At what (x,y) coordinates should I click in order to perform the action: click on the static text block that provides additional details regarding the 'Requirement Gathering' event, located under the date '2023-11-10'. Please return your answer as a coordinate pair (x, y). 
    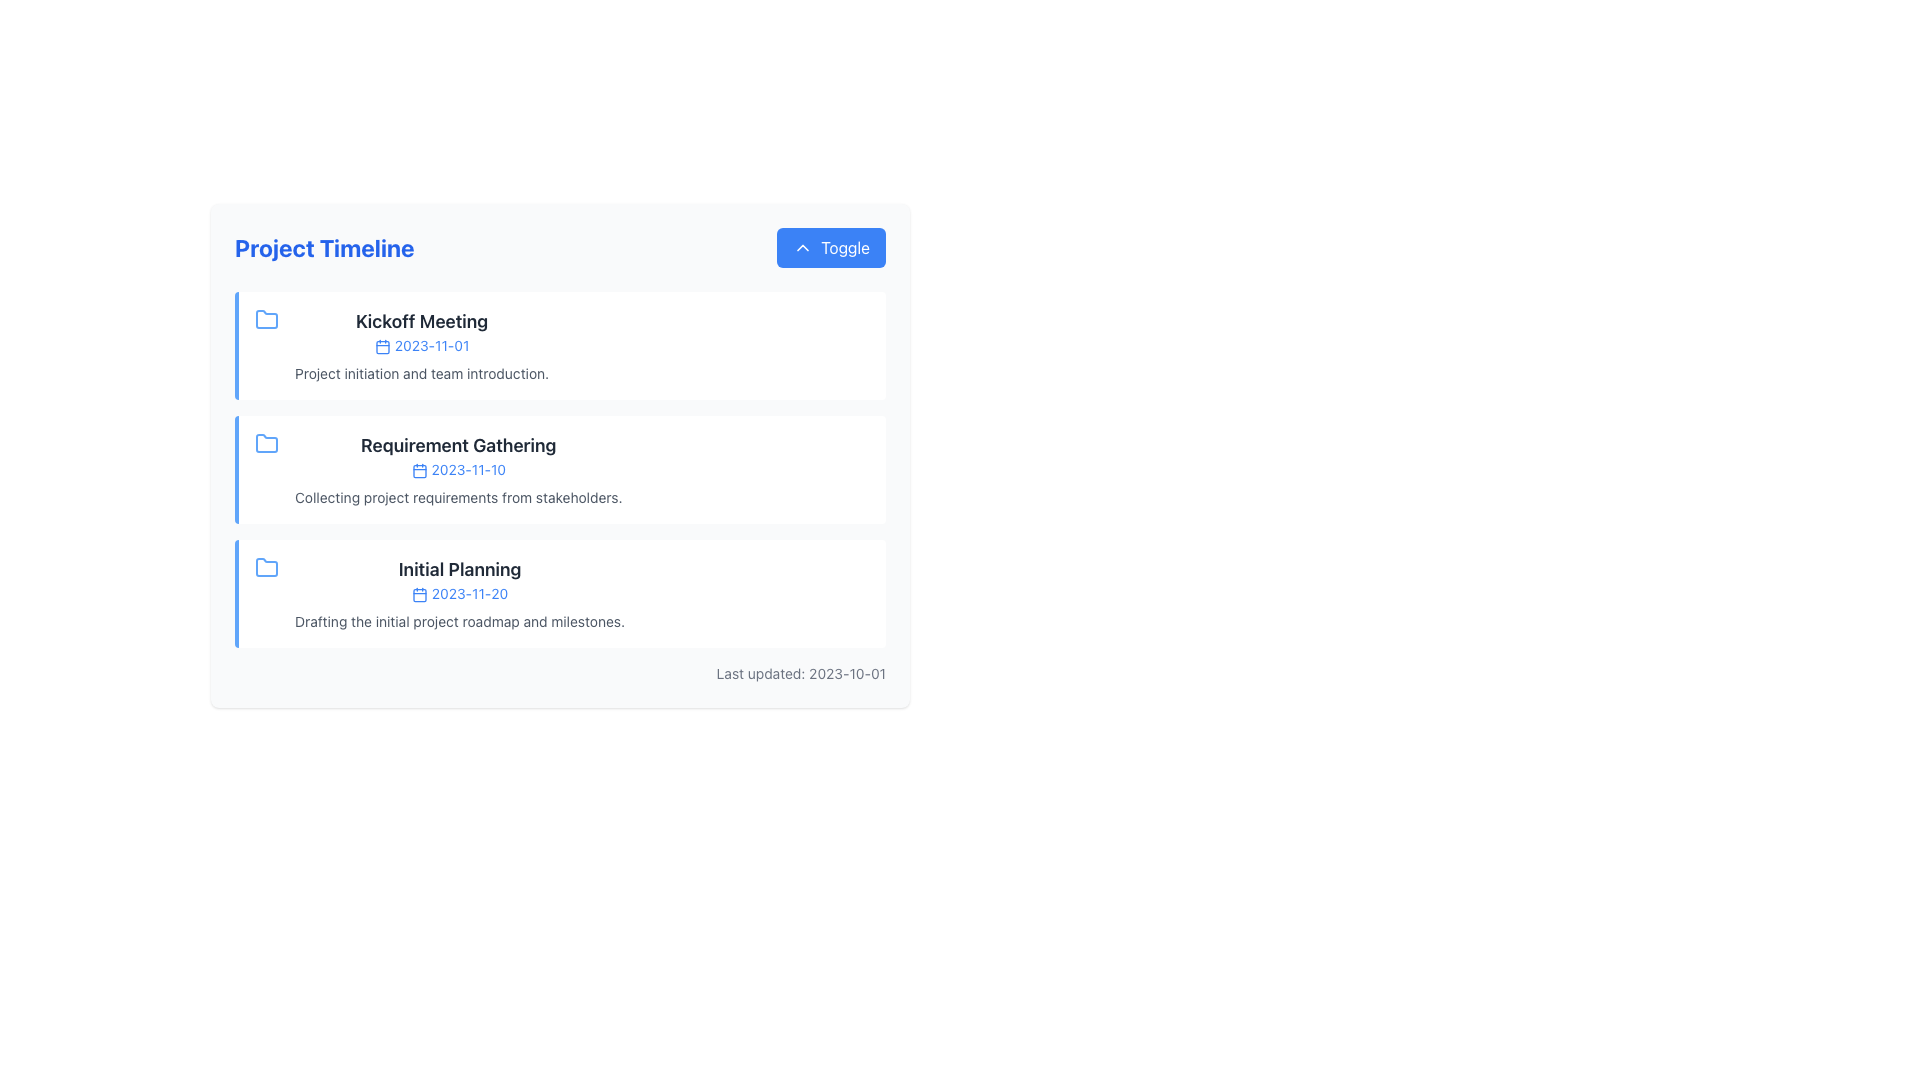
    Looking at the image, I should click on (457, 496).